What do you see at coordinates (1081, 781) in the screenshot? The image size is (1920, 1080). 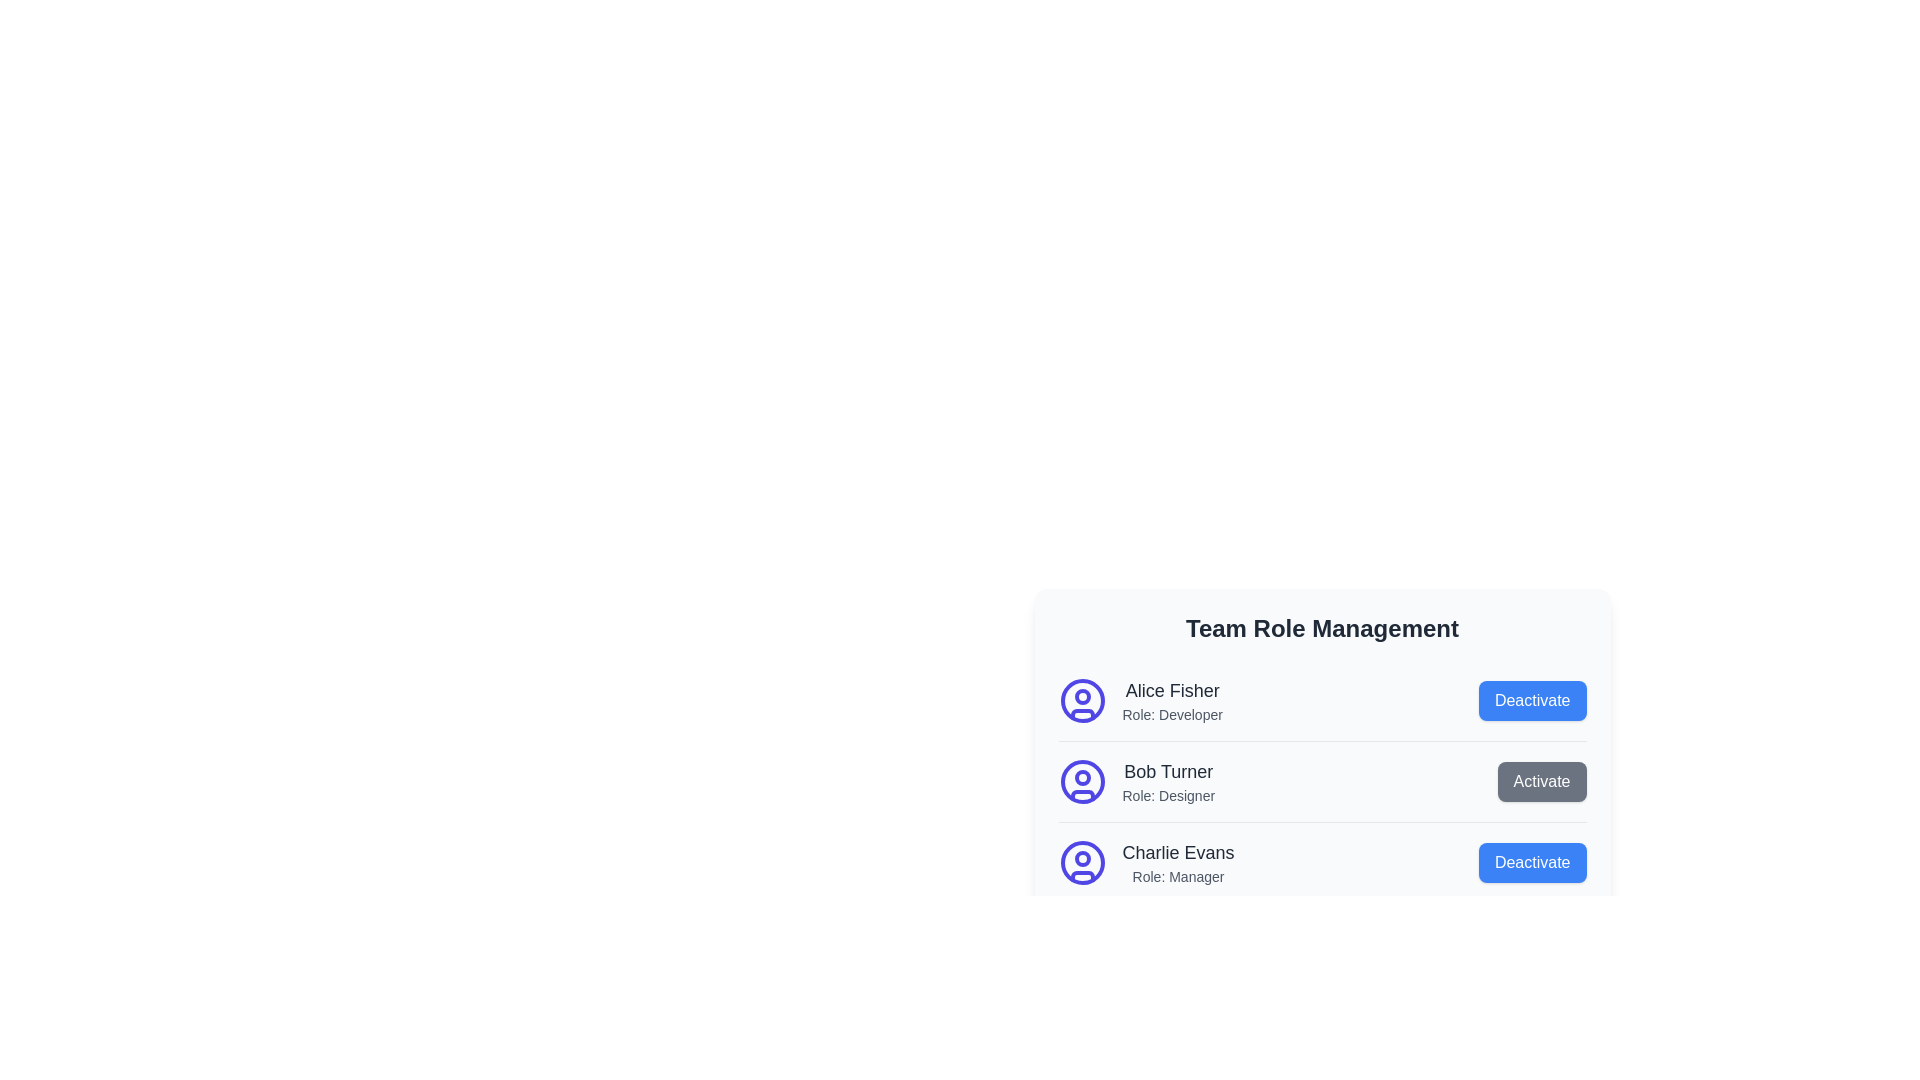 I see `the outer circle of the user icon representing 'Bob Turner', which is styled with a blue fill and positioned to the left of the text 'Bob Turner' and 'Role: Designer'` at bounding box center [1081, 781].